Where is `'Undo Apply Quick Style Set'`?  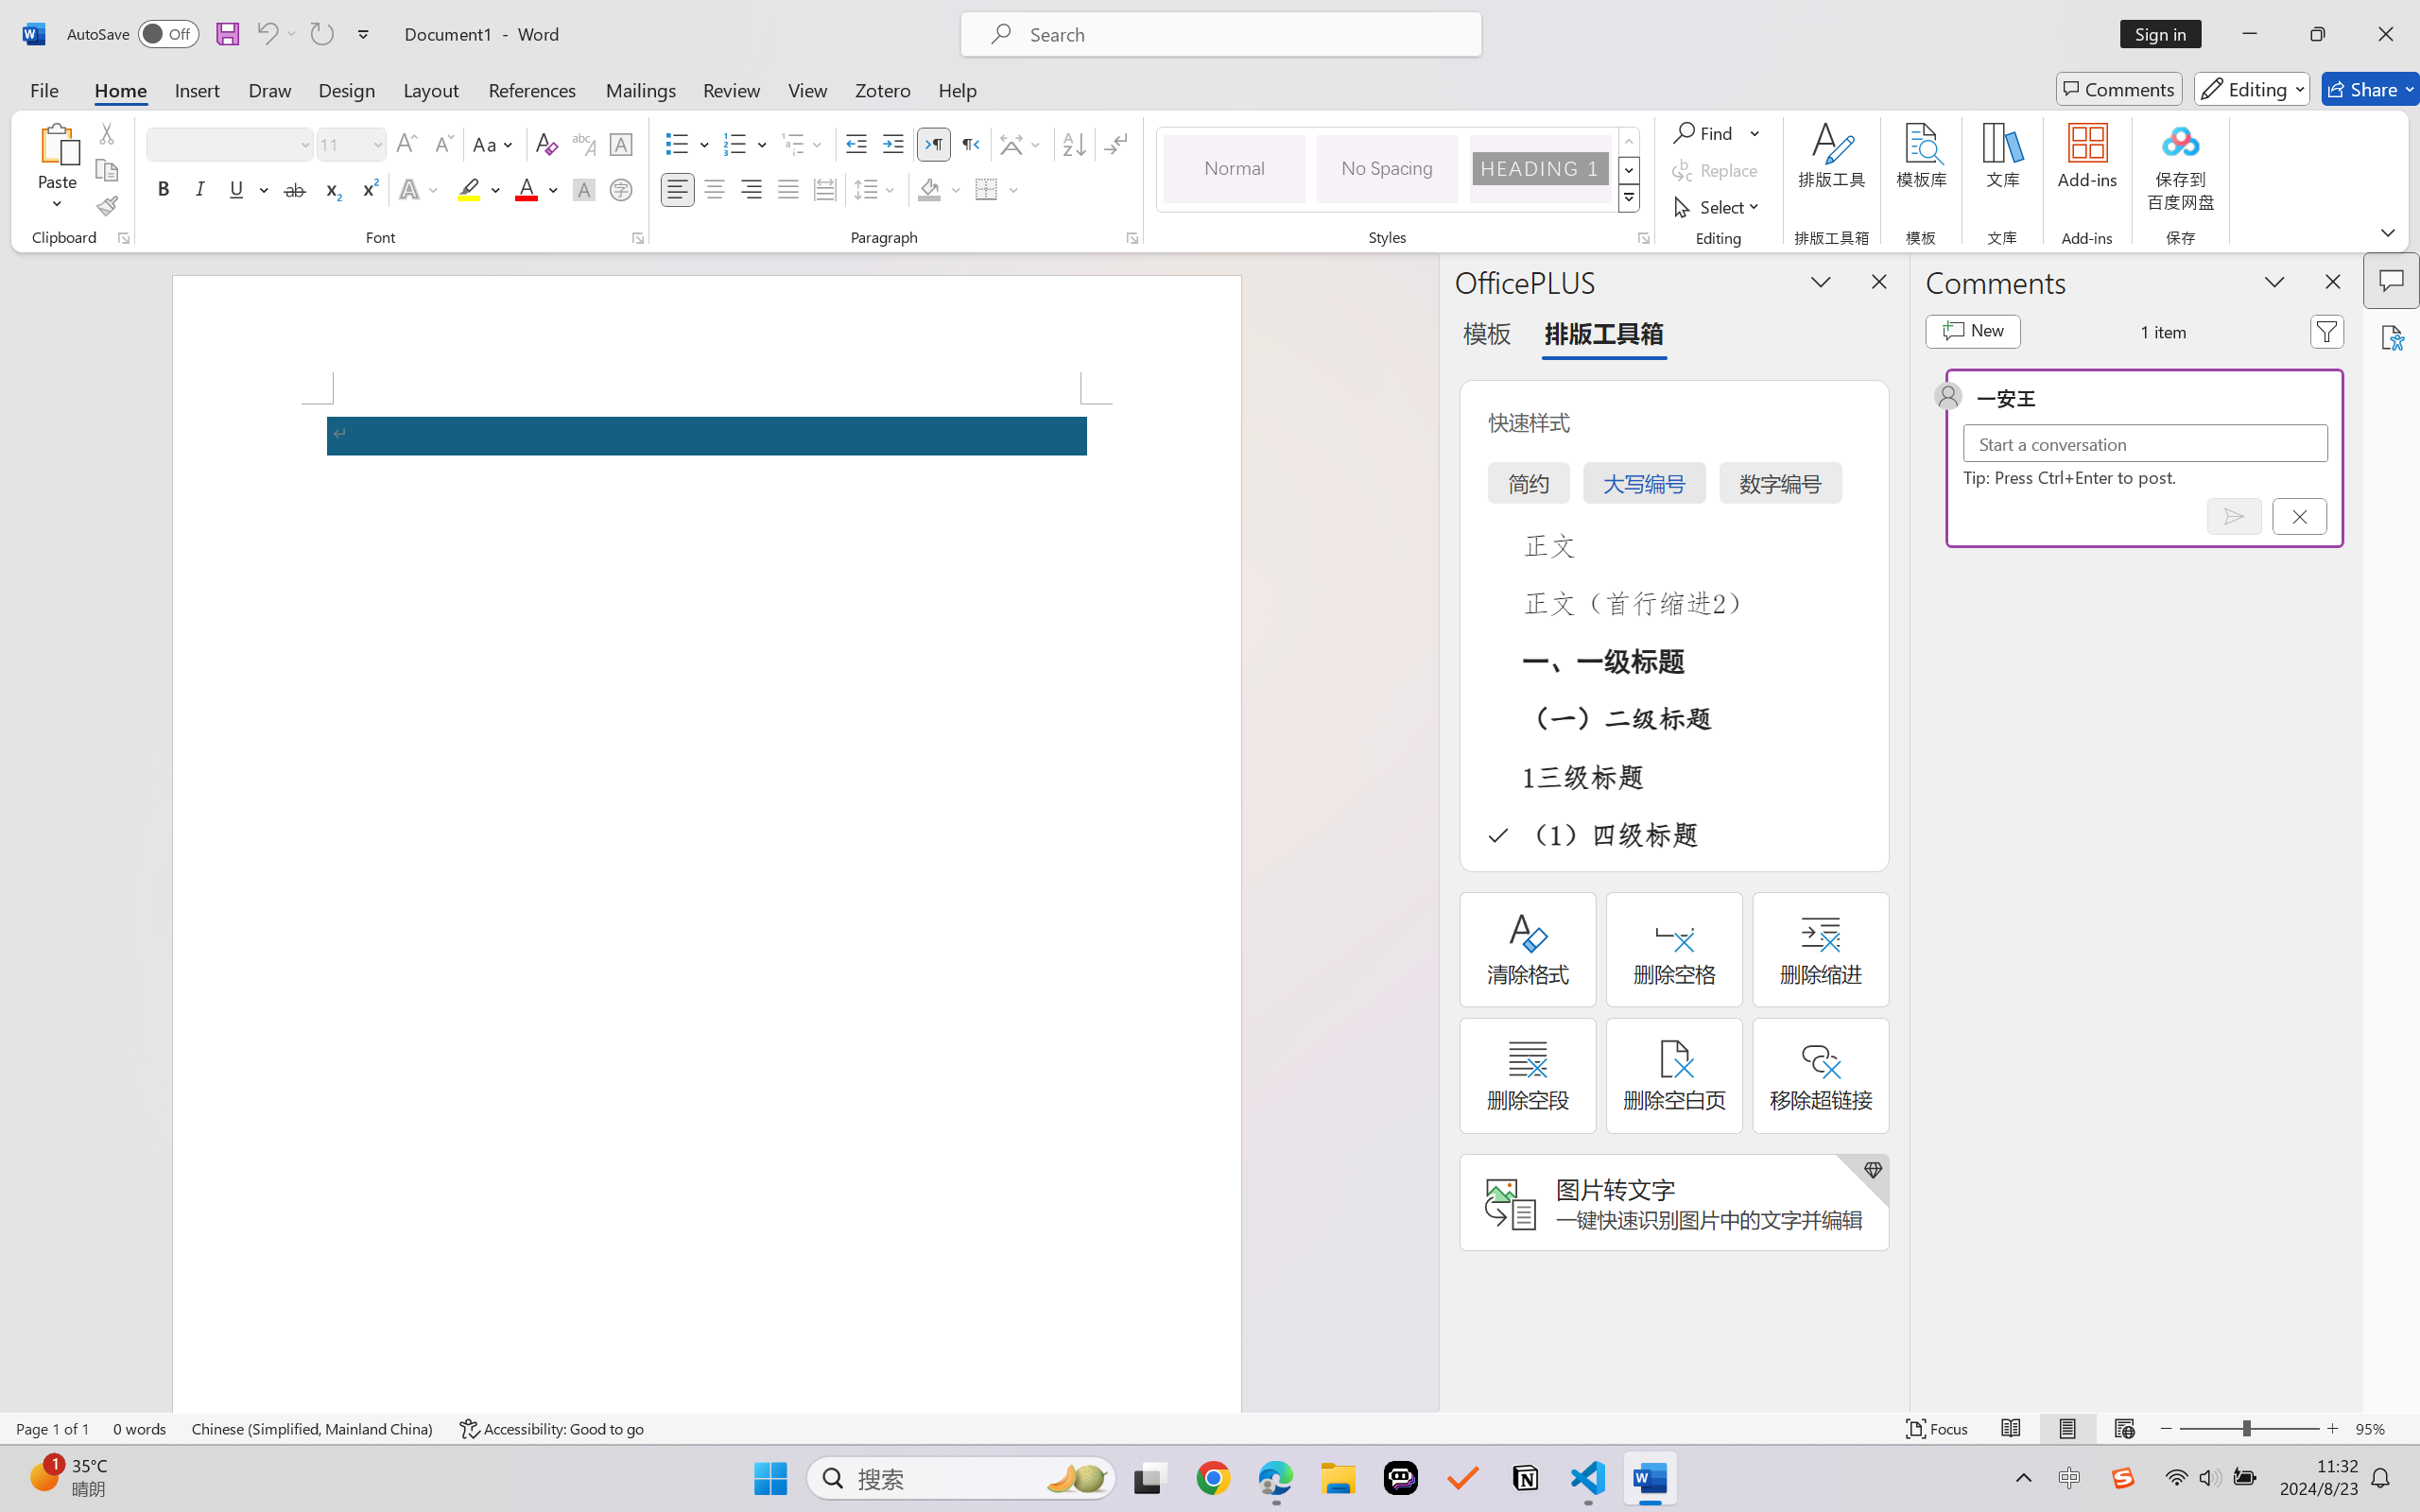 'Undo Apply Quick Style Set' is located at coordinates (274, 33).